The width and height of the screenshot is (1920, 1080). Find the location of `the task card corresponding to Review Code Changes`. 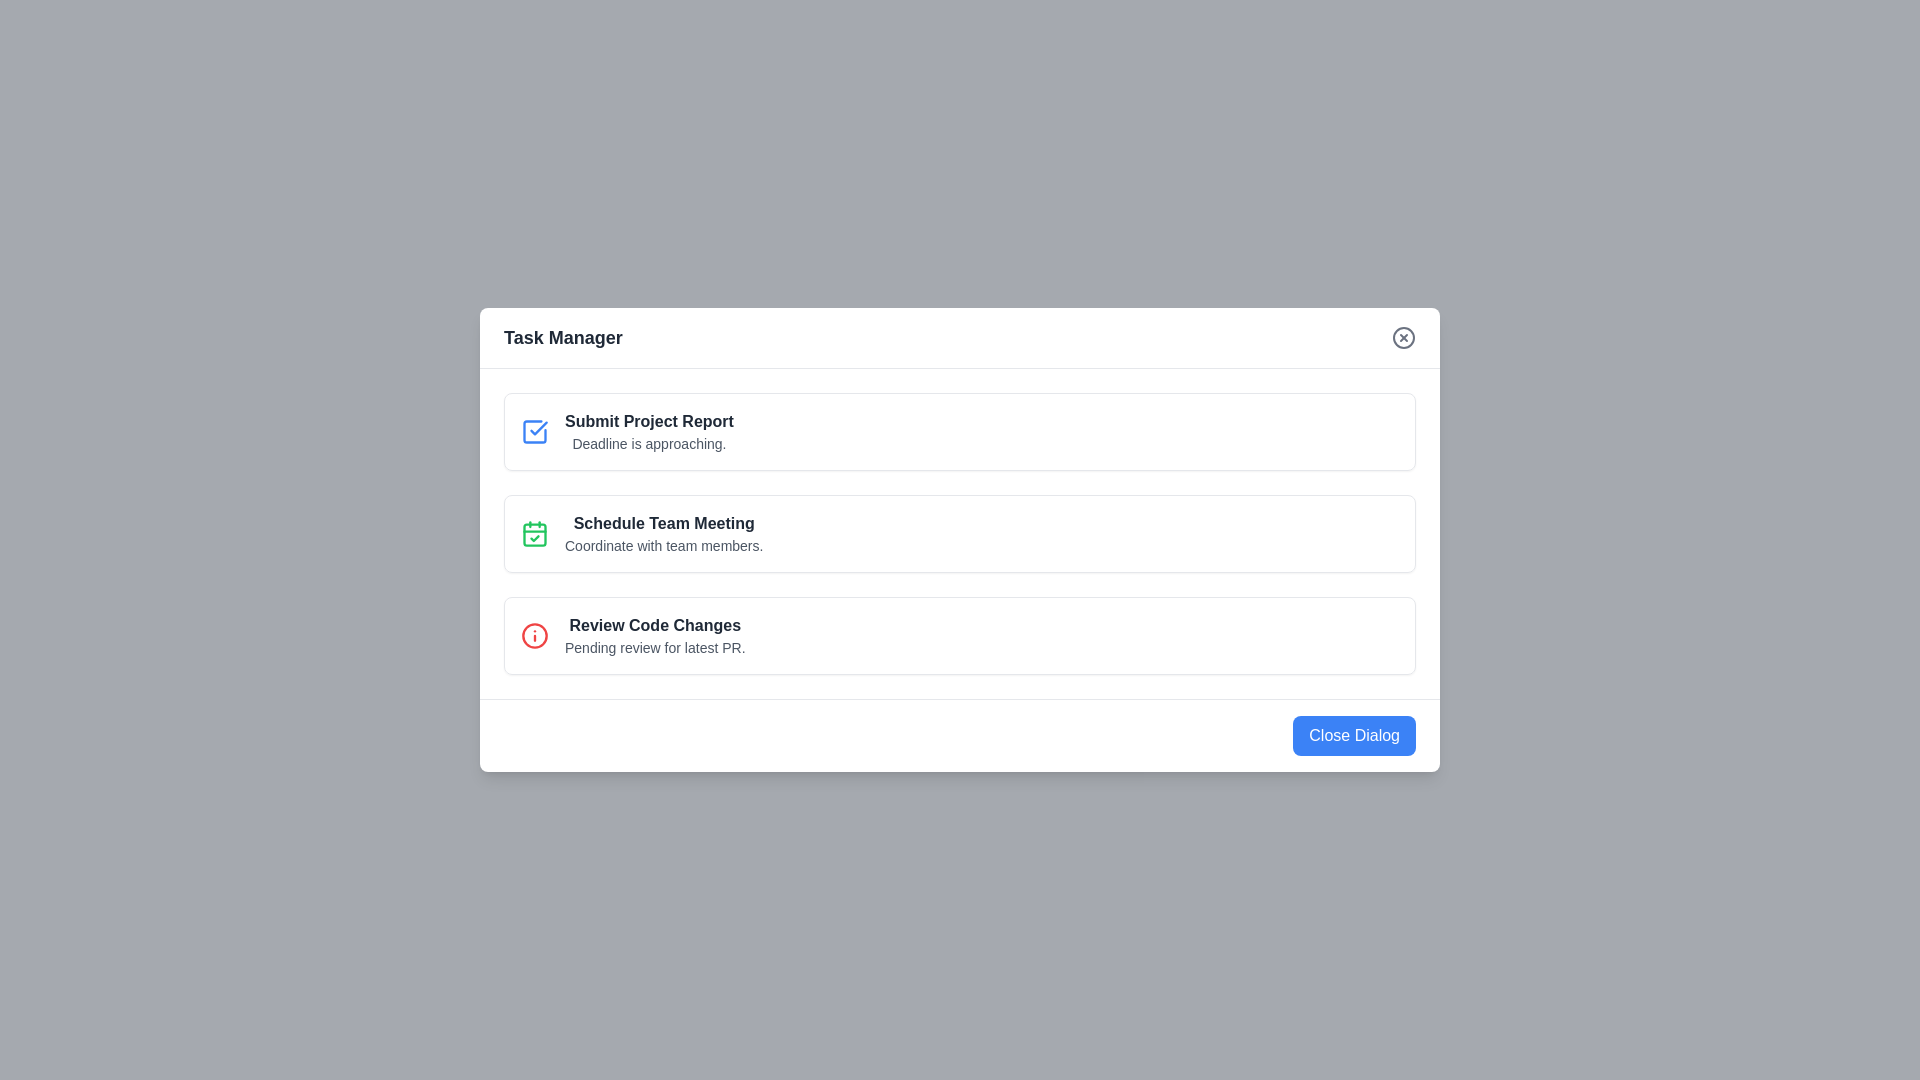

the task card corresponding to Review Code Changes is located at coordinates (960, 636).